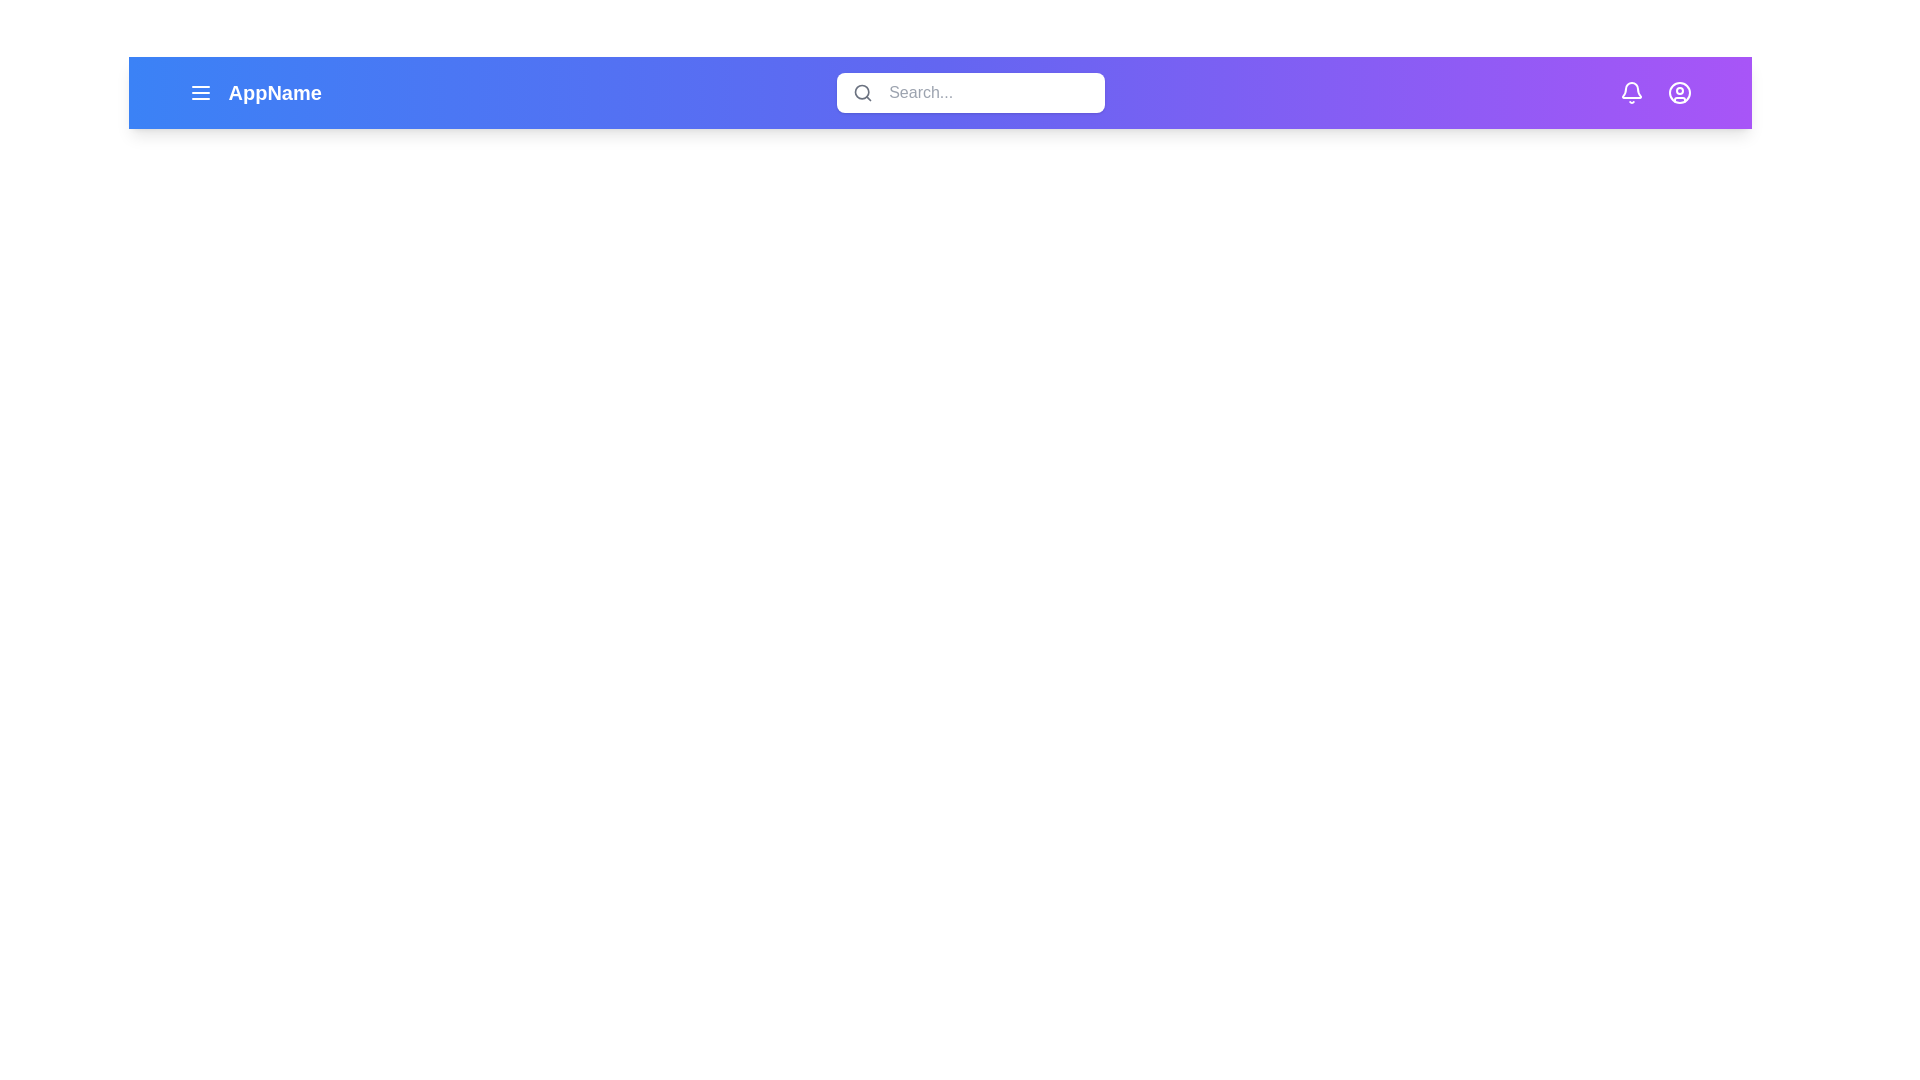 The height and width of the screenshot is (1080, 1920). What do you see at coordinates (273, 92) in the screenshot?
I see `the application name to highlight it` at bounding box center [273, 92].